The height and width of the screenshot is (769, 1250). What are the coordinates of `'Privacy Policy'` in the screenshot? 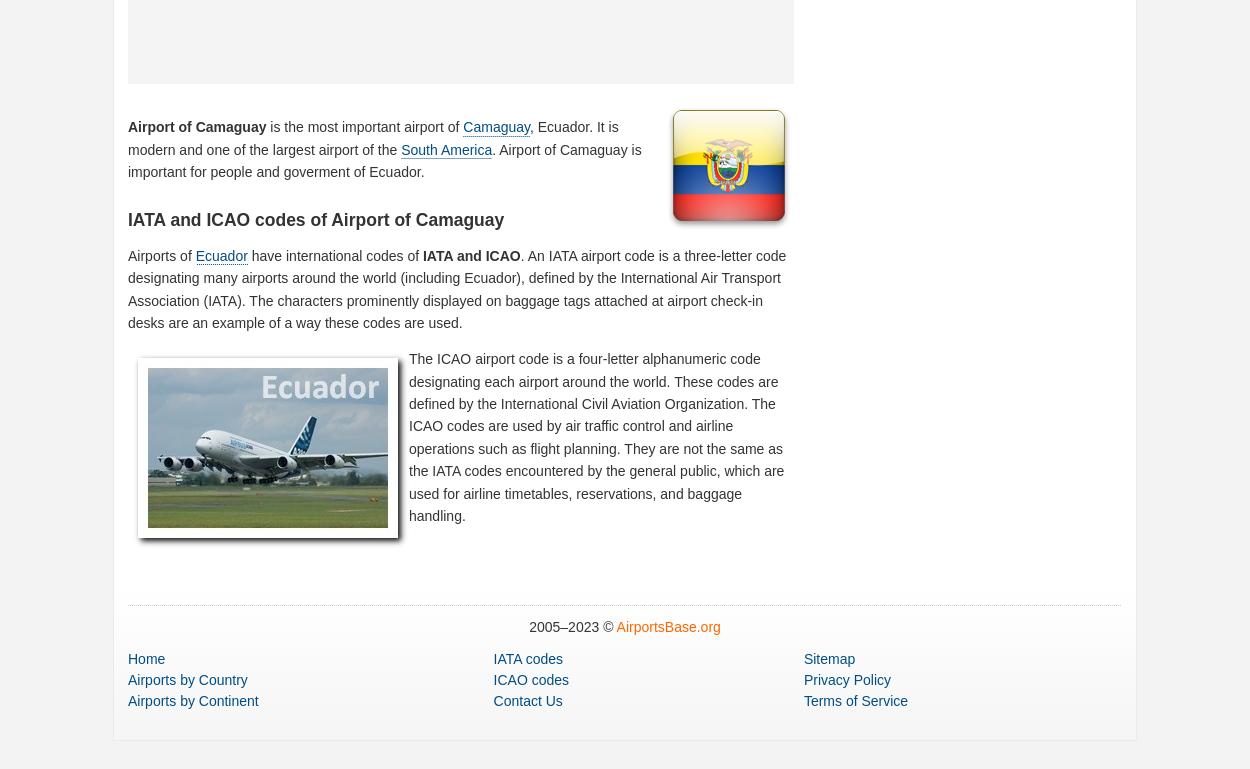 It's located at (846, 679).